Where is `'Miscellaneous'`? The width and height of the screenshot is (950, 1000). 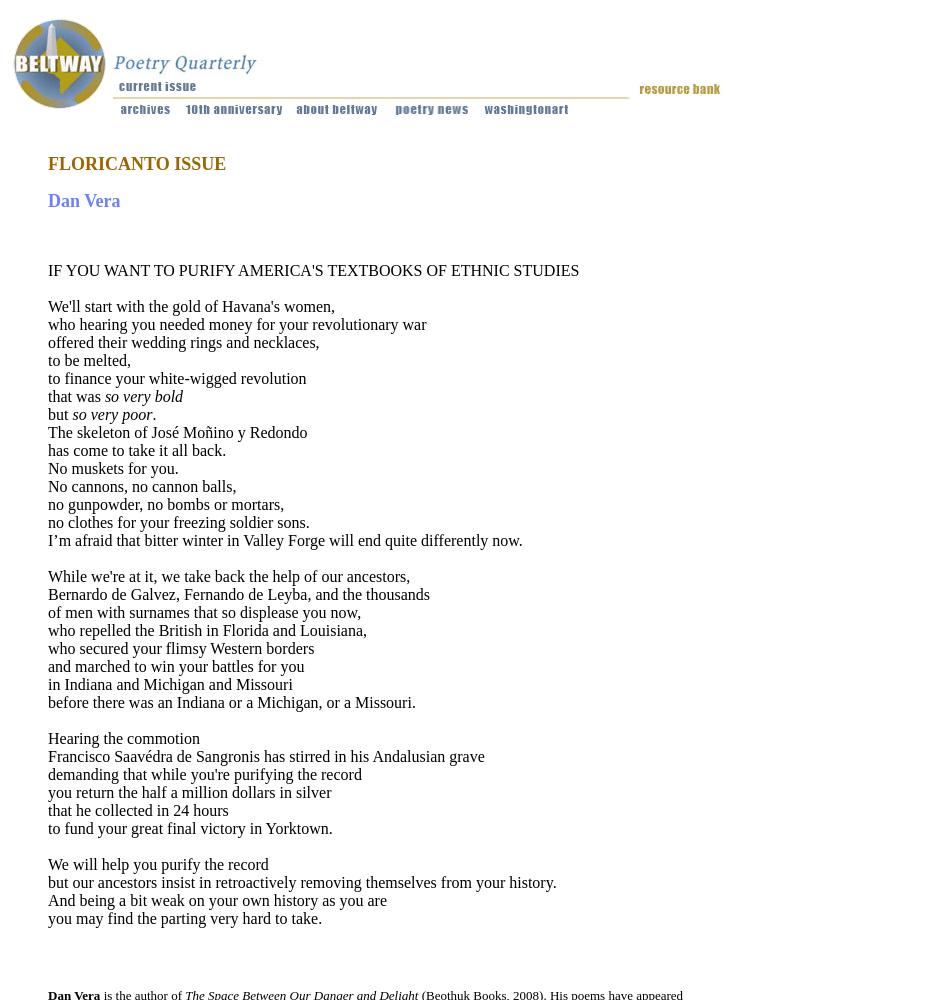 'Miscellaneous' is located at coordinates (668, 240).